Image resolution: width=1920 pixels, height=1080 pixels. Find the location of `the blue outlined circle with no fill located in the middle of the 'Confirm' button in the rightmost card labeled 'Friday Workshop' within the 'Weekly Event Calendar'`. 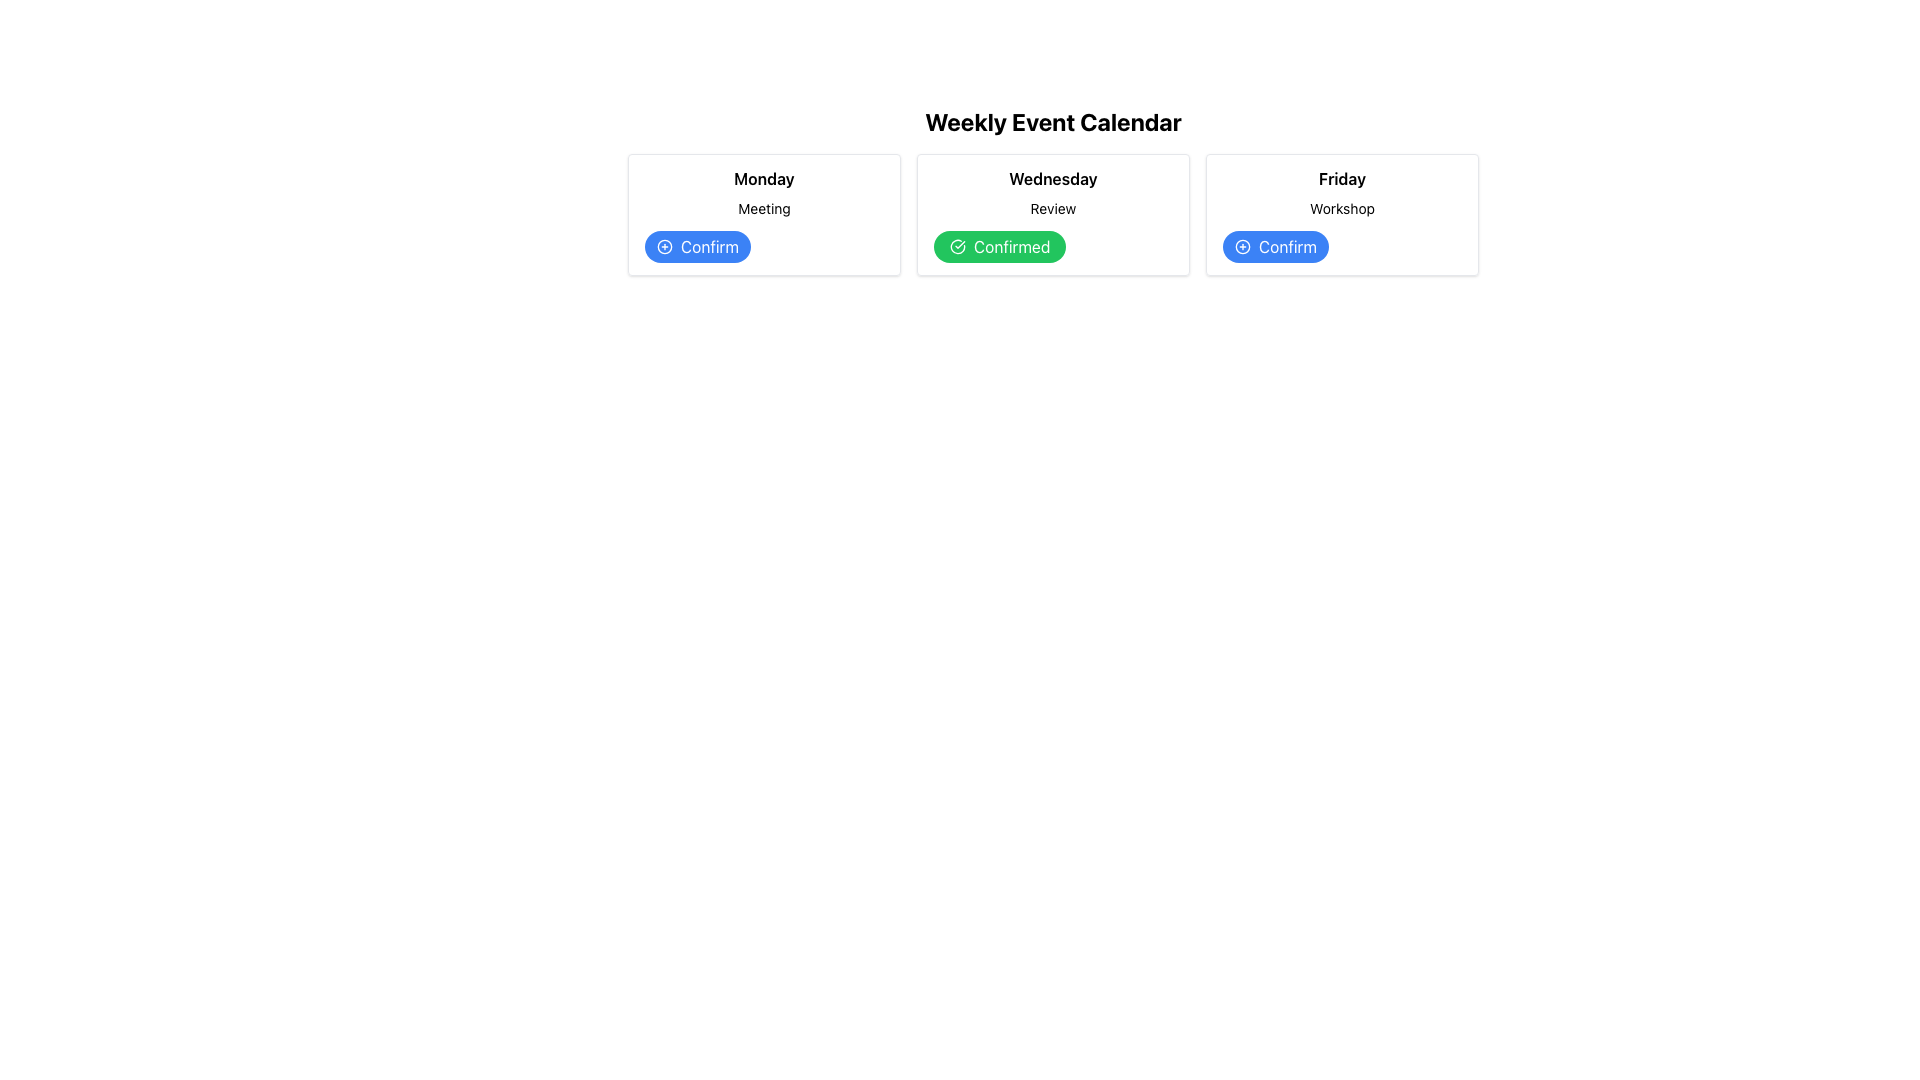

the blue outlined circle with no fill located in the middle of the 'Confirm' button in the rightmost card labeled 'Friday Workshop' within the 'Weekly Event Calendar' is located at coordinates (1242, 245).